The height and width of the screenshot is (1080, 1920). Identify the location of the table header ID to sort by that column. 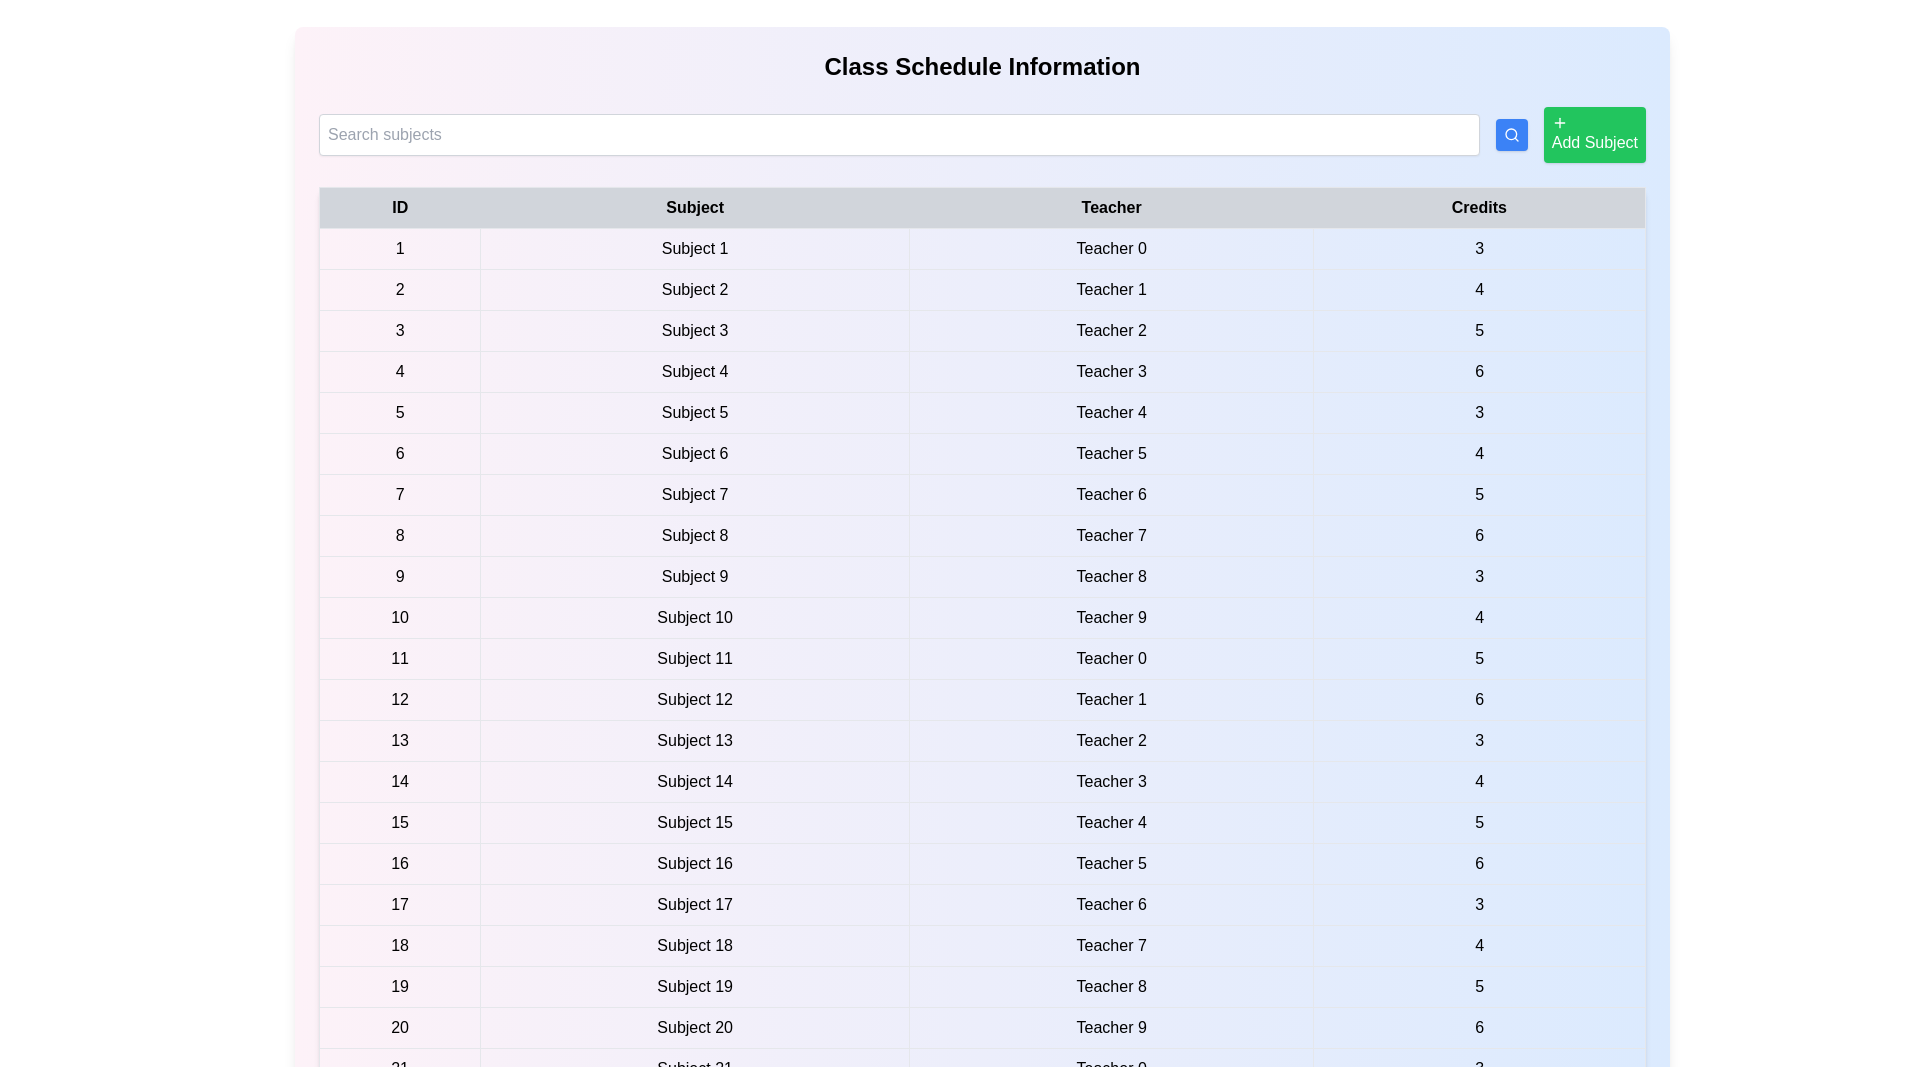
(399, 208).